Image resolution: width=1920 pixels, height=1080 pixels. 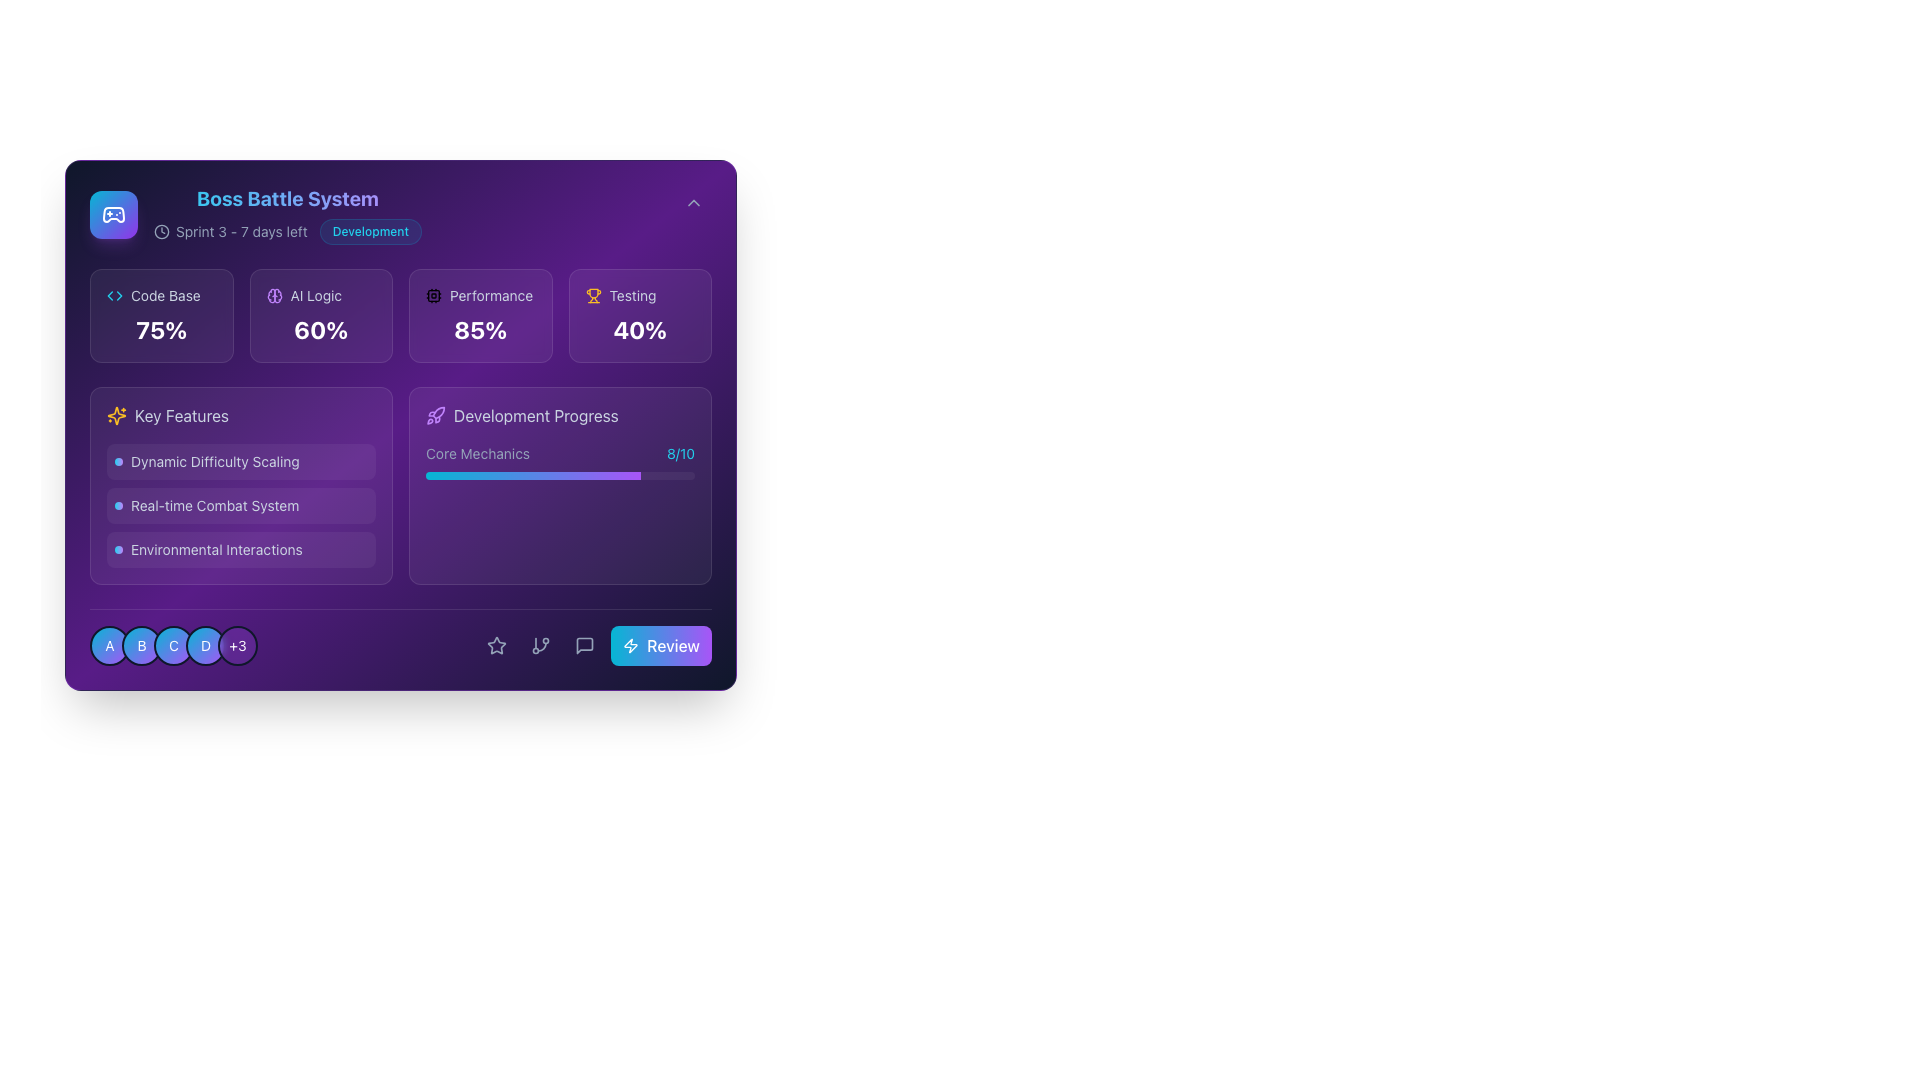 What do you see at coordinates (240, 550) in the screenshot?
I see `the rectangular button-like component labeled 'Environmental Interactions' with a dark purple background and light gray text, located in the lower-left section of the interface` at bounding box center [240, 550].